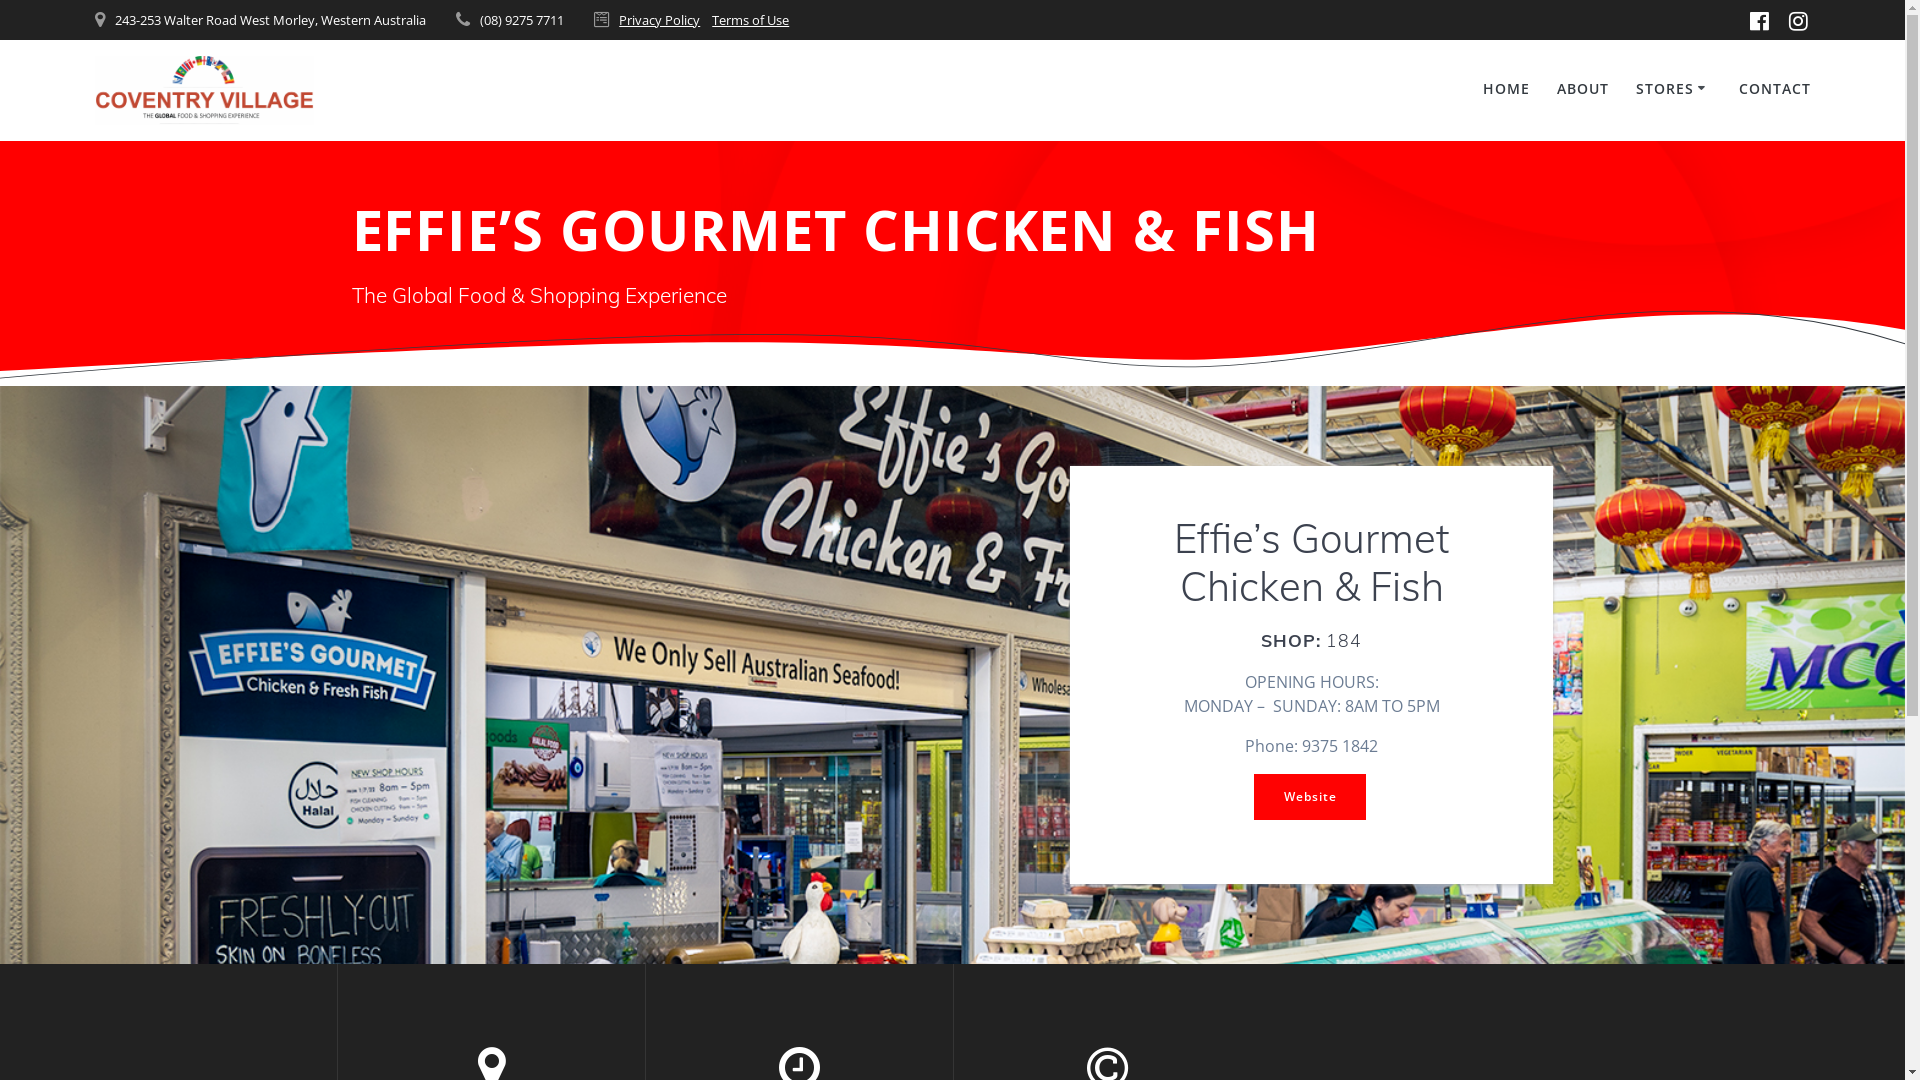 This screenshot has height=1080, width=1920. Describe the element at coordinates (1310, 796) in the screenshot. I see `'Website'` at that location.